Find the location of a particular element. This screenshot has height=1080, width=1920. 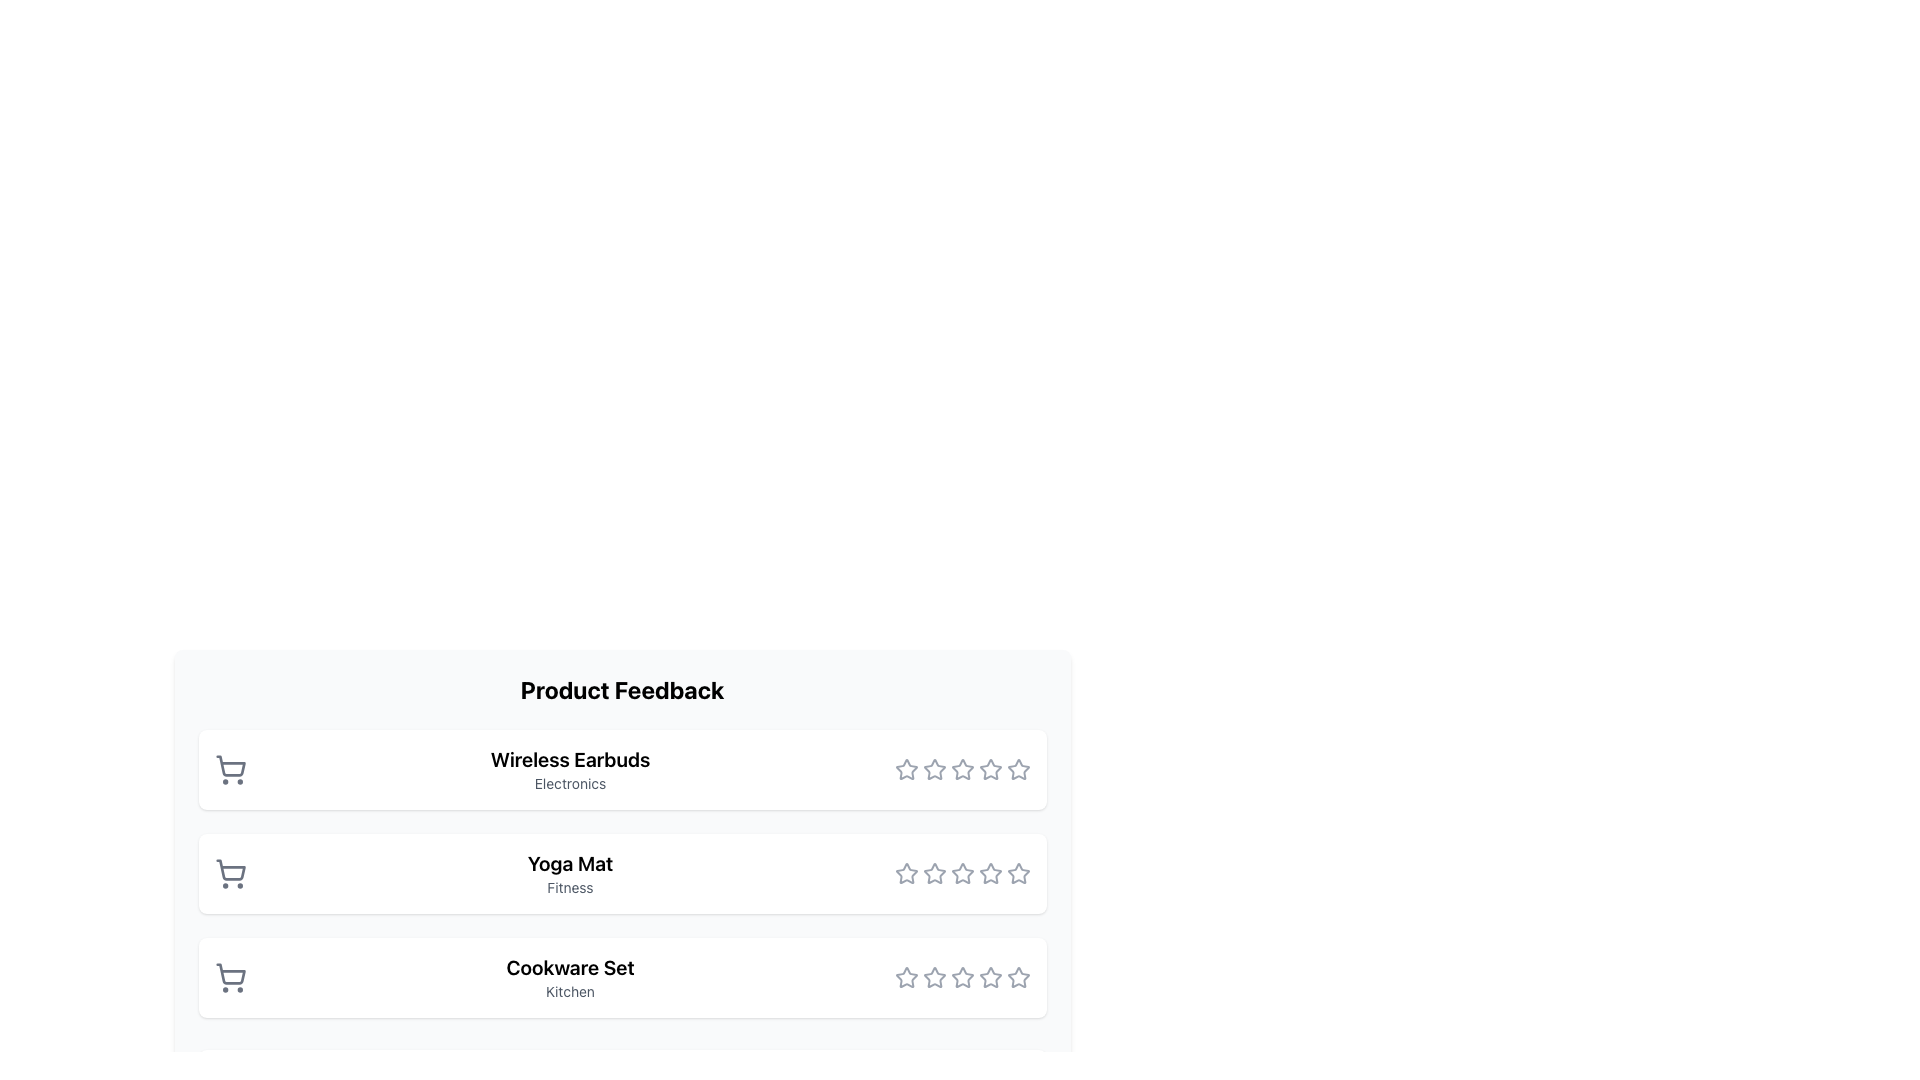

the fifth star in the five-star rating system of the 'Cookware Set' product in the 'Product Feedback' section is located at coordinates (990, 976).